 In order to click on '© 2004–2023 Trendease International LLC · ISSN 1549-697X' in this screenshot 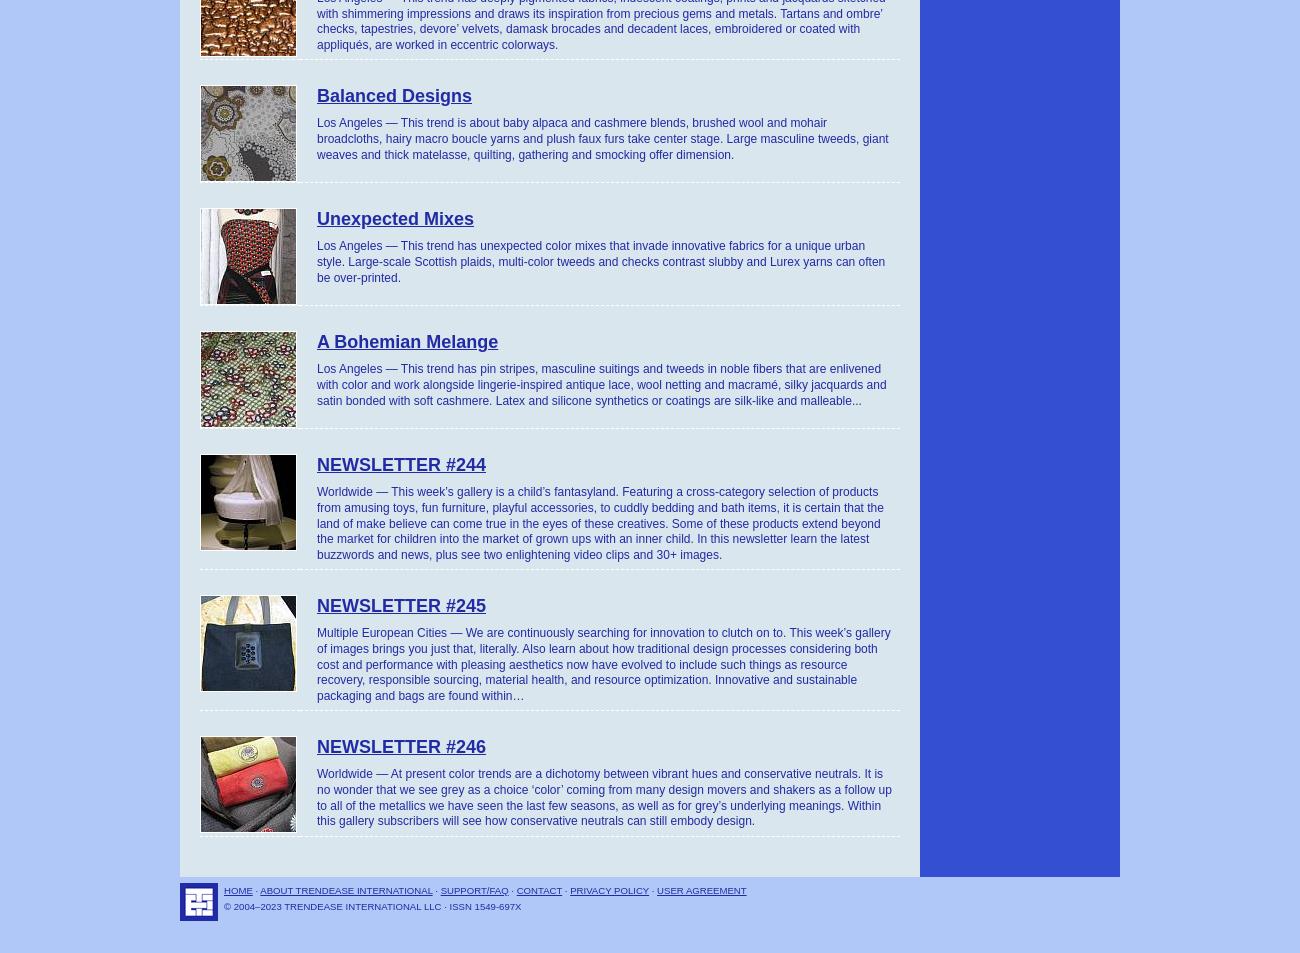, I will do `click(371, 906)`.